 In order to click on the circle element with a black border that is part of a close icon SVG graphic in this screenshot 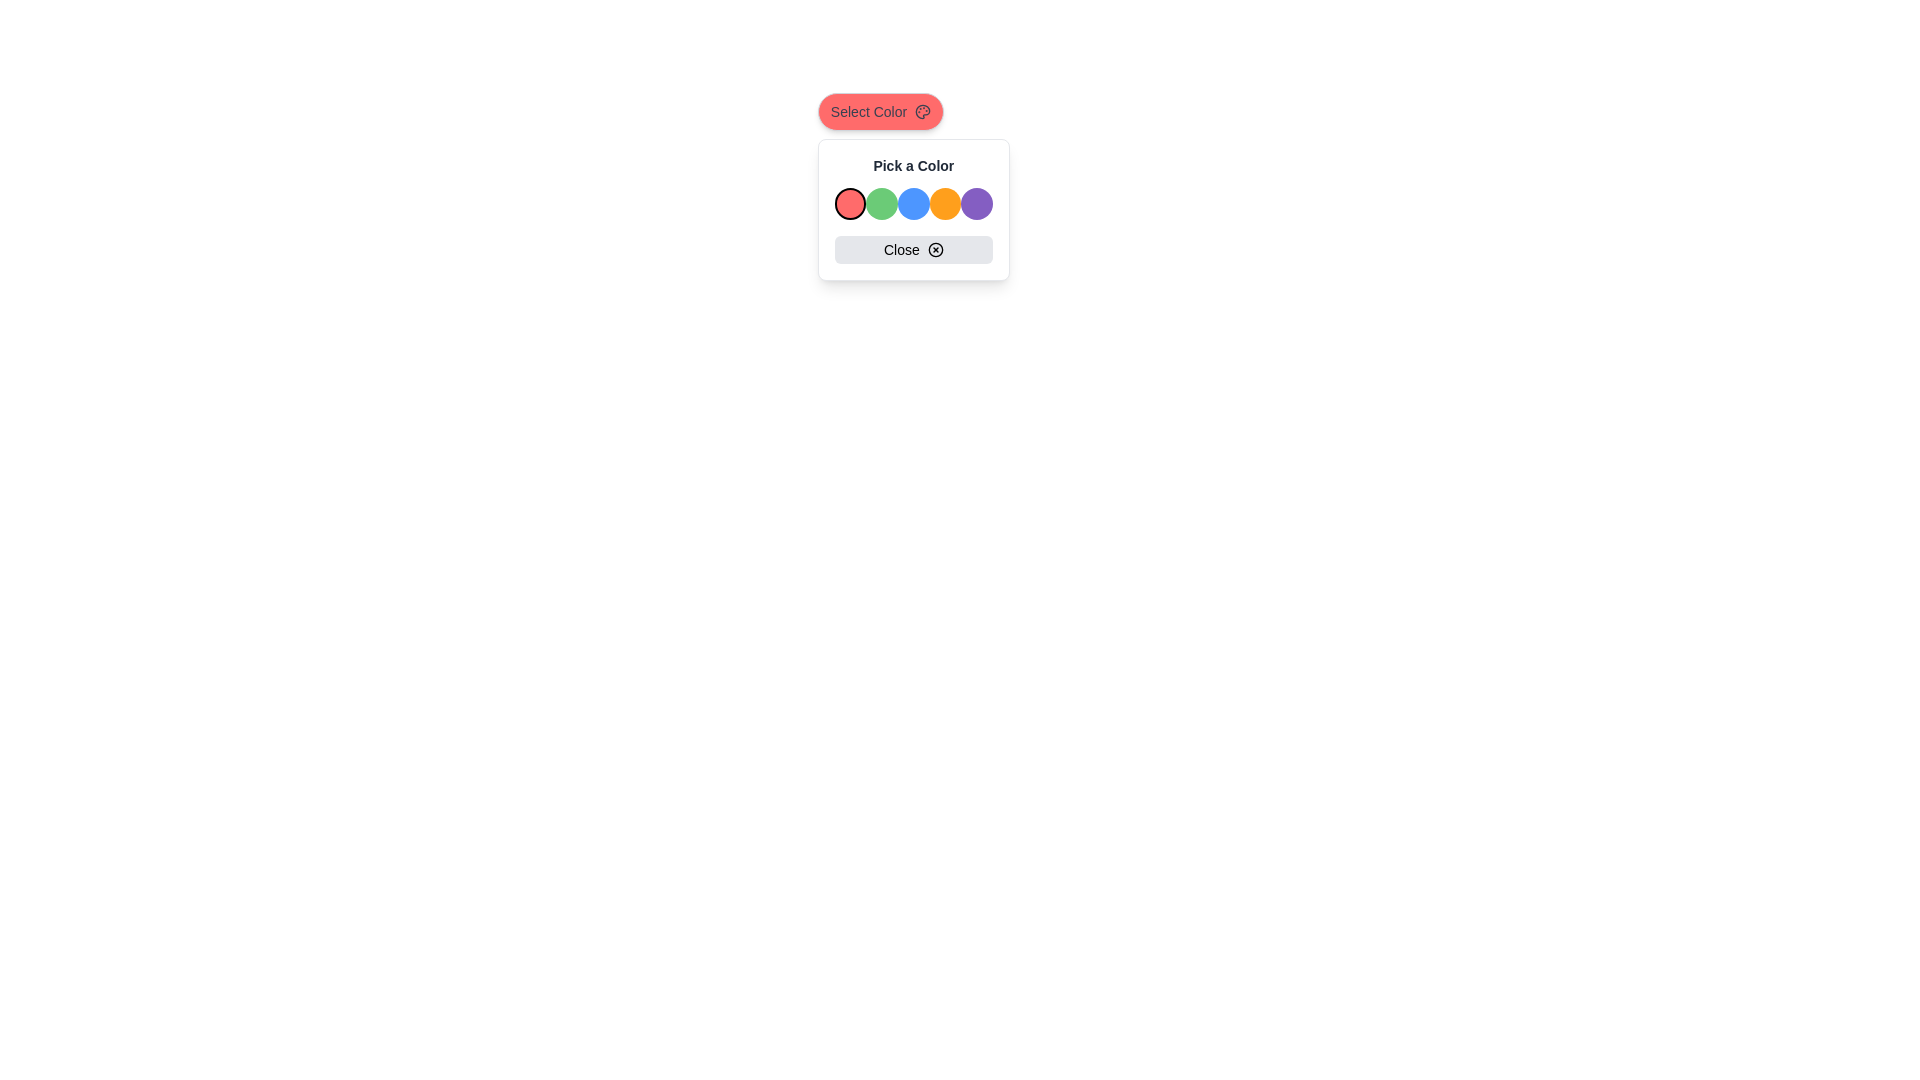, I will do `click(934, 249)`.